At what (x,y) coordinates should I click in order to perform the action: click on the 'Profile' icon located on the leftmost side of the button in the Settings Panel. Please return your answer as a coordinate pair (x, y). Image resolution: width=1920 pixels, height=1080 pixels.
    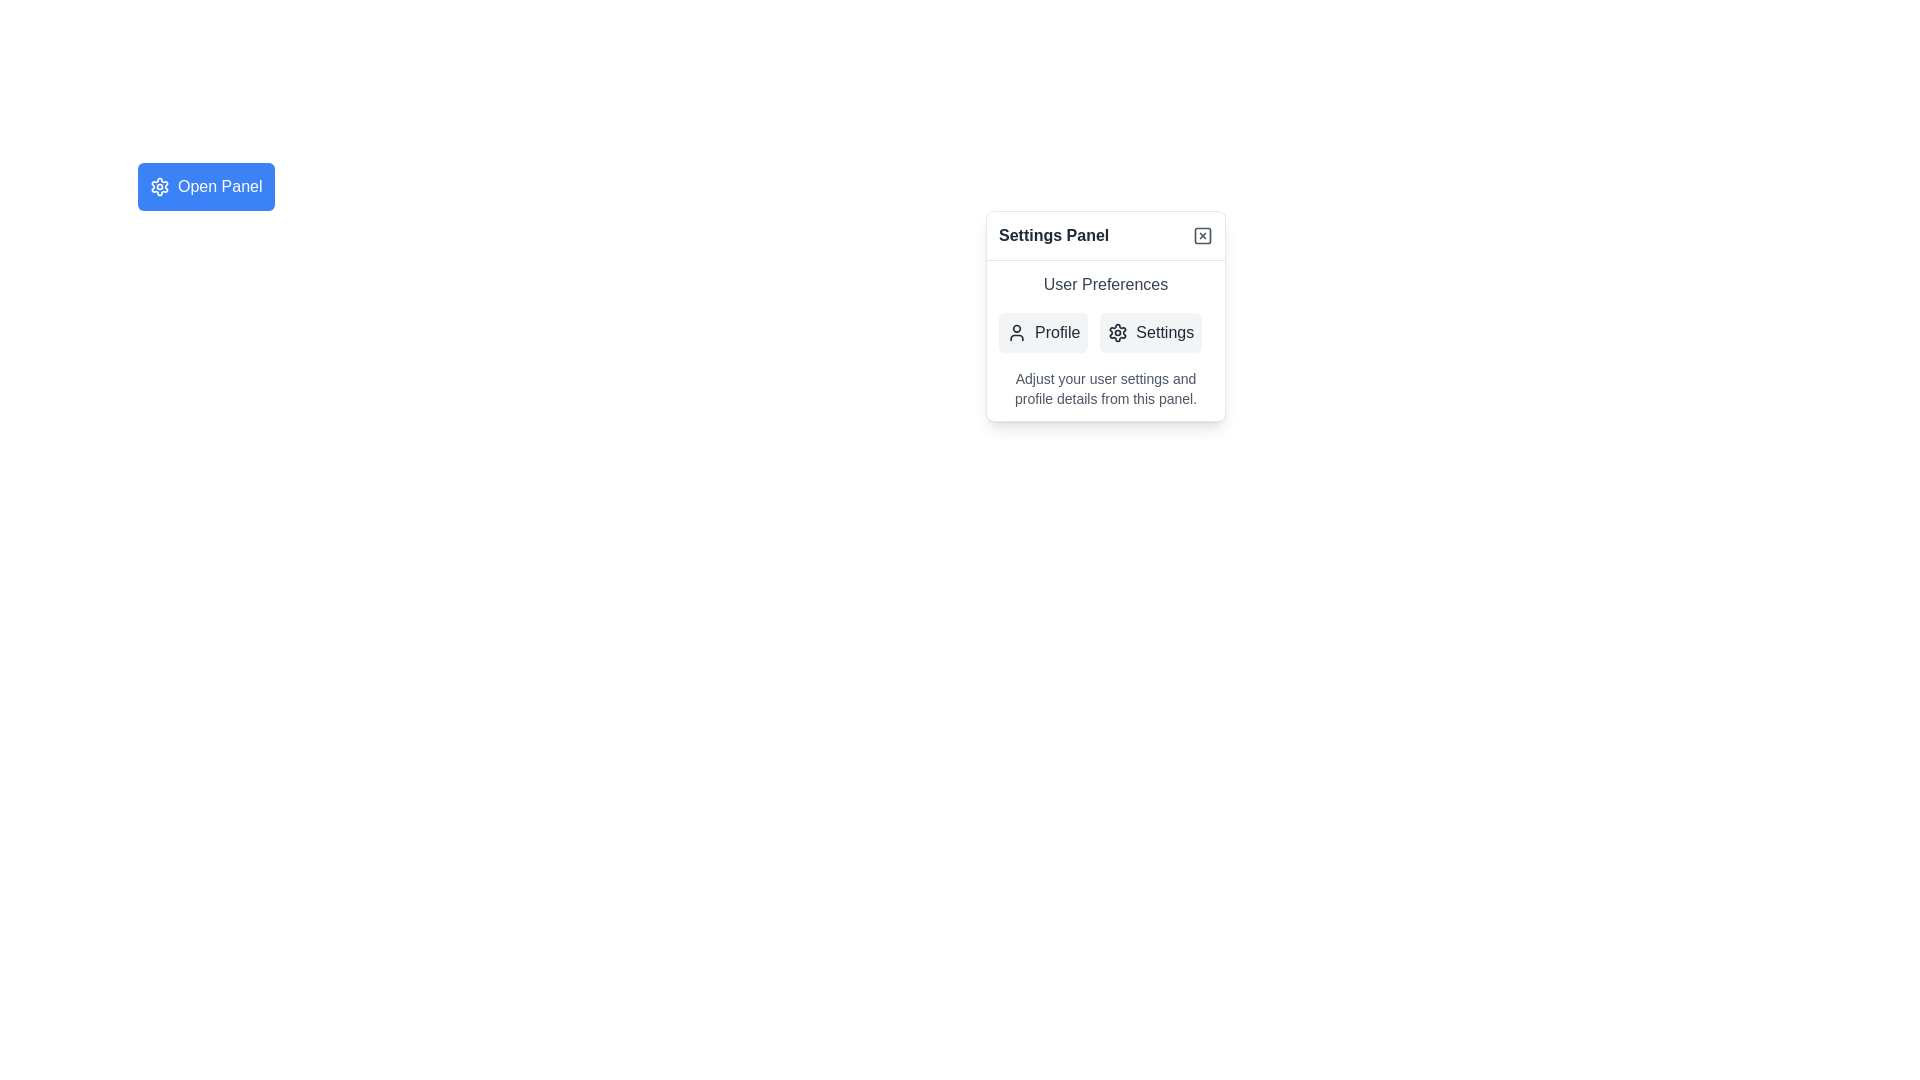
    Looking at the image, I should click on (1017, 331).